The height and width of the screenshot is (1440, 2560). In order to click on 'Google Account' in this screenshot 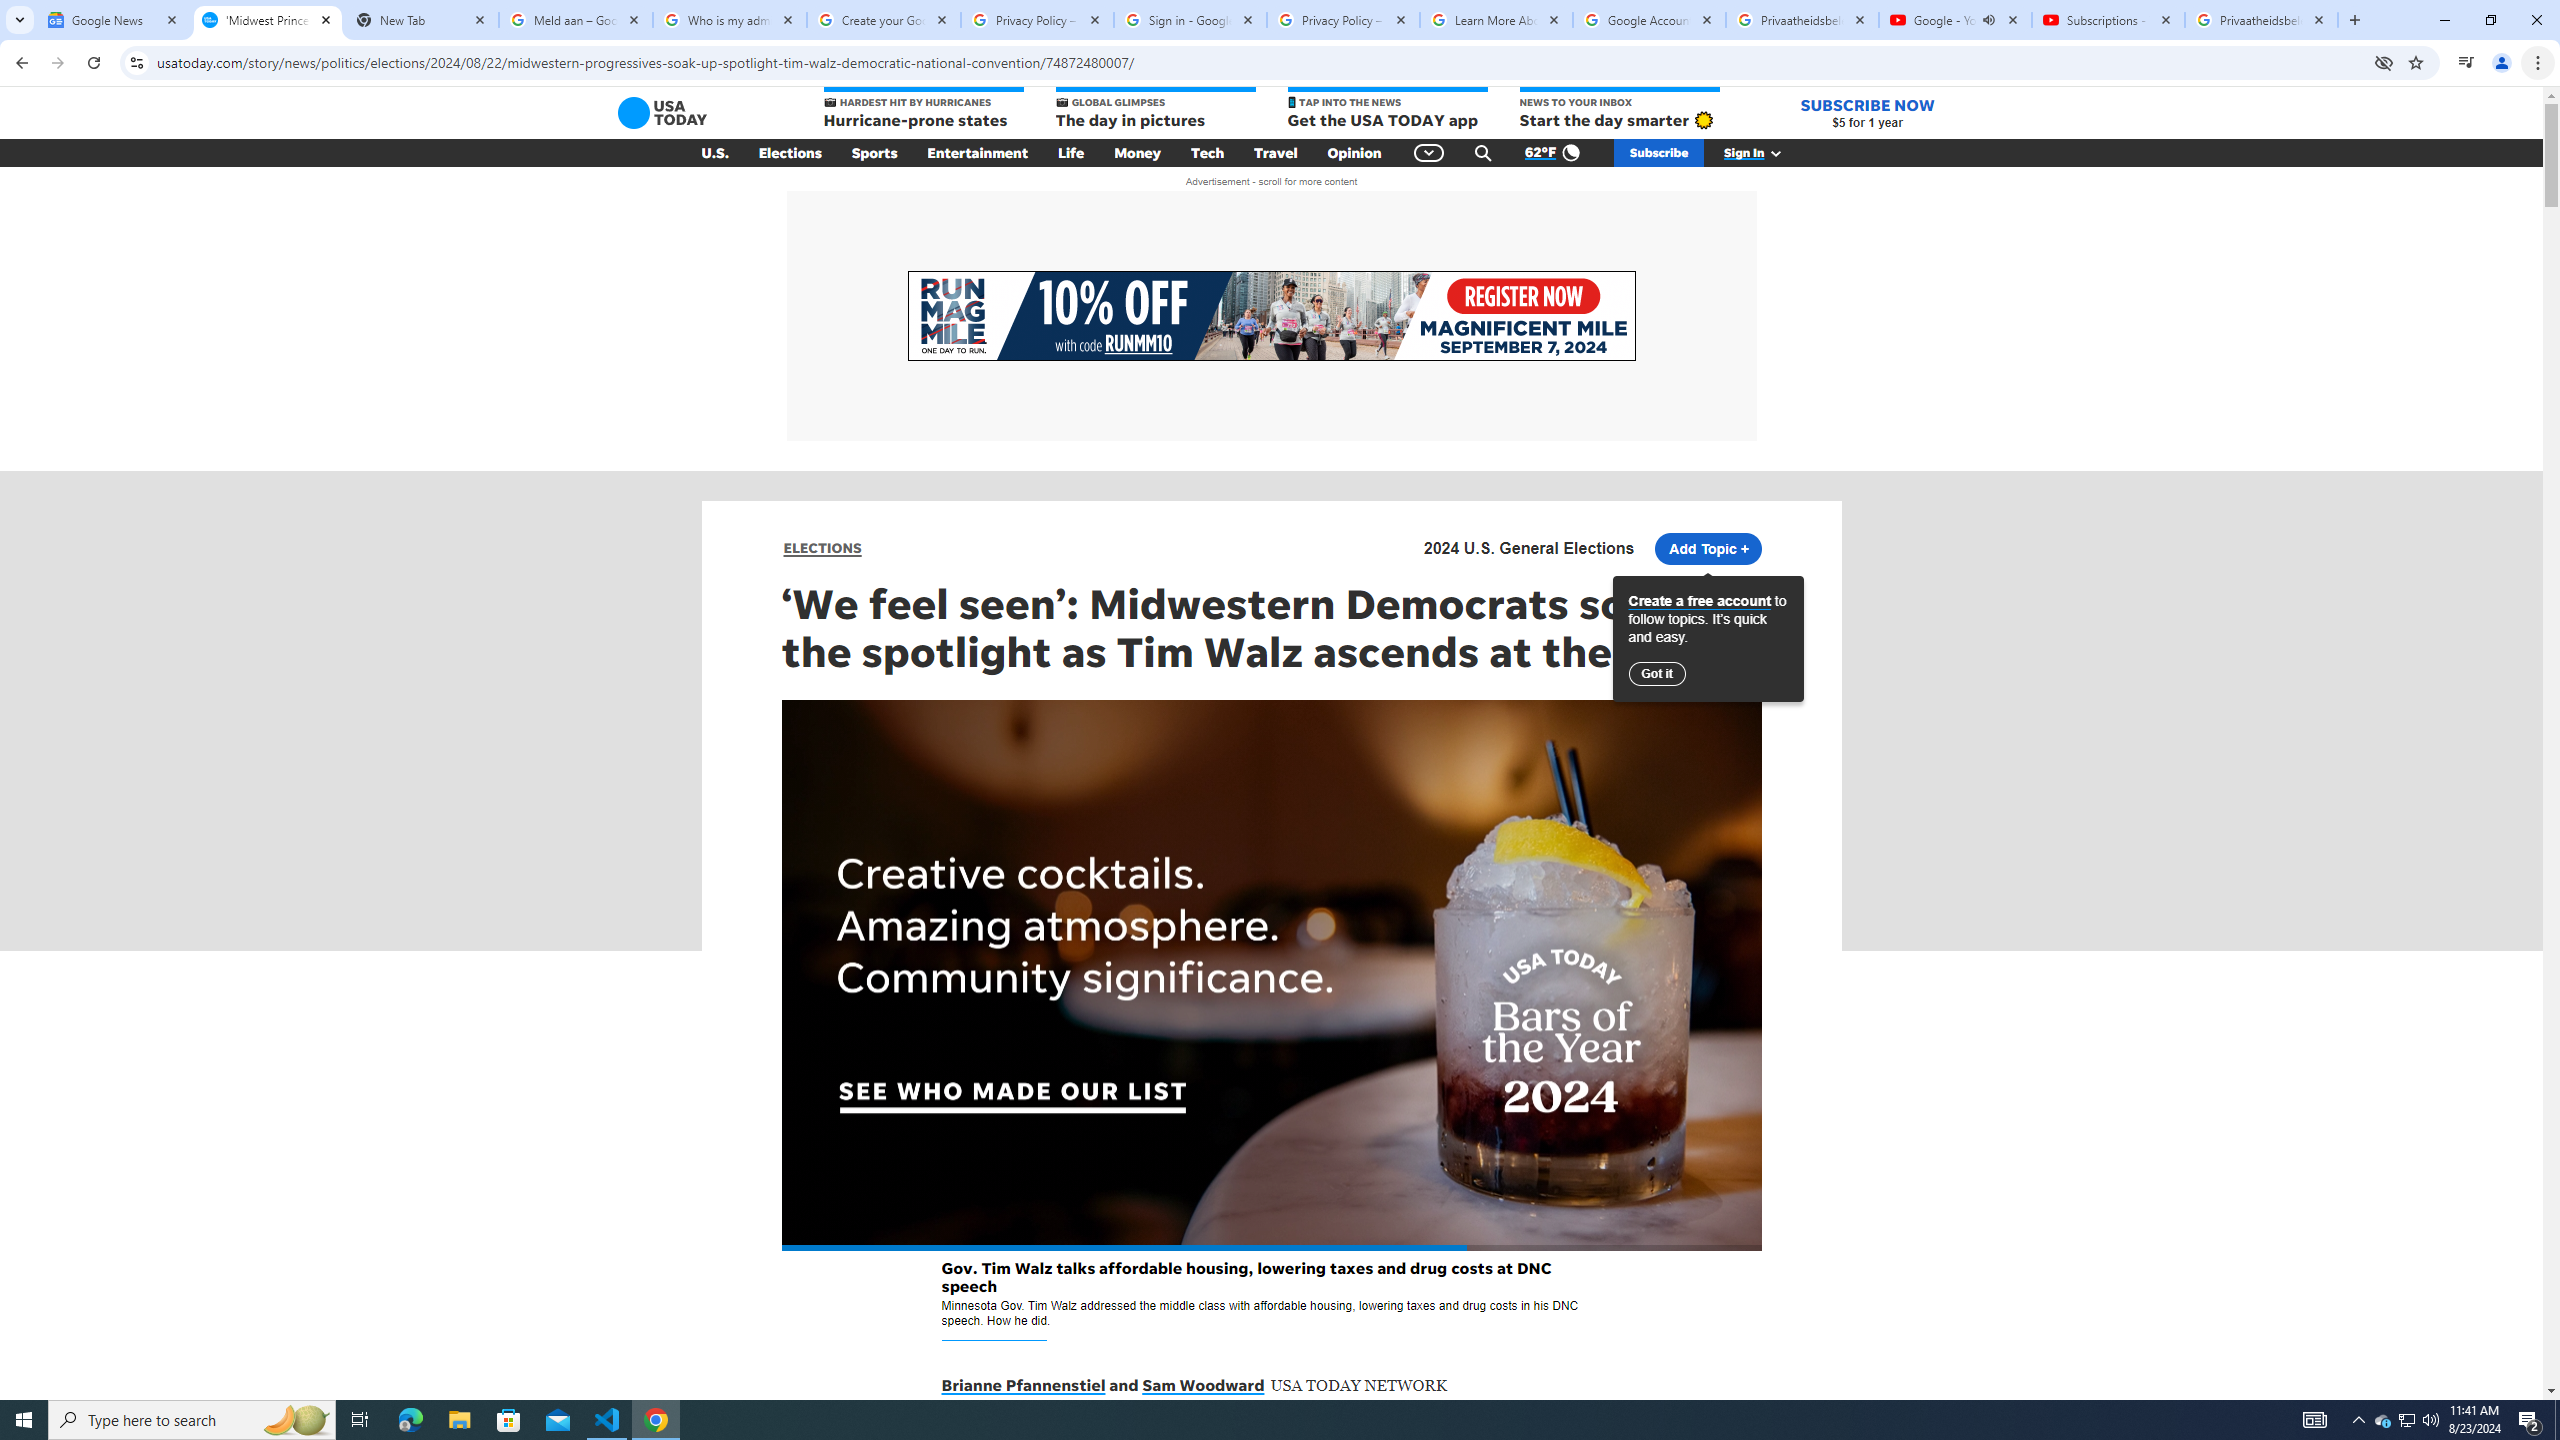, I will do `click(1648, 19)`.